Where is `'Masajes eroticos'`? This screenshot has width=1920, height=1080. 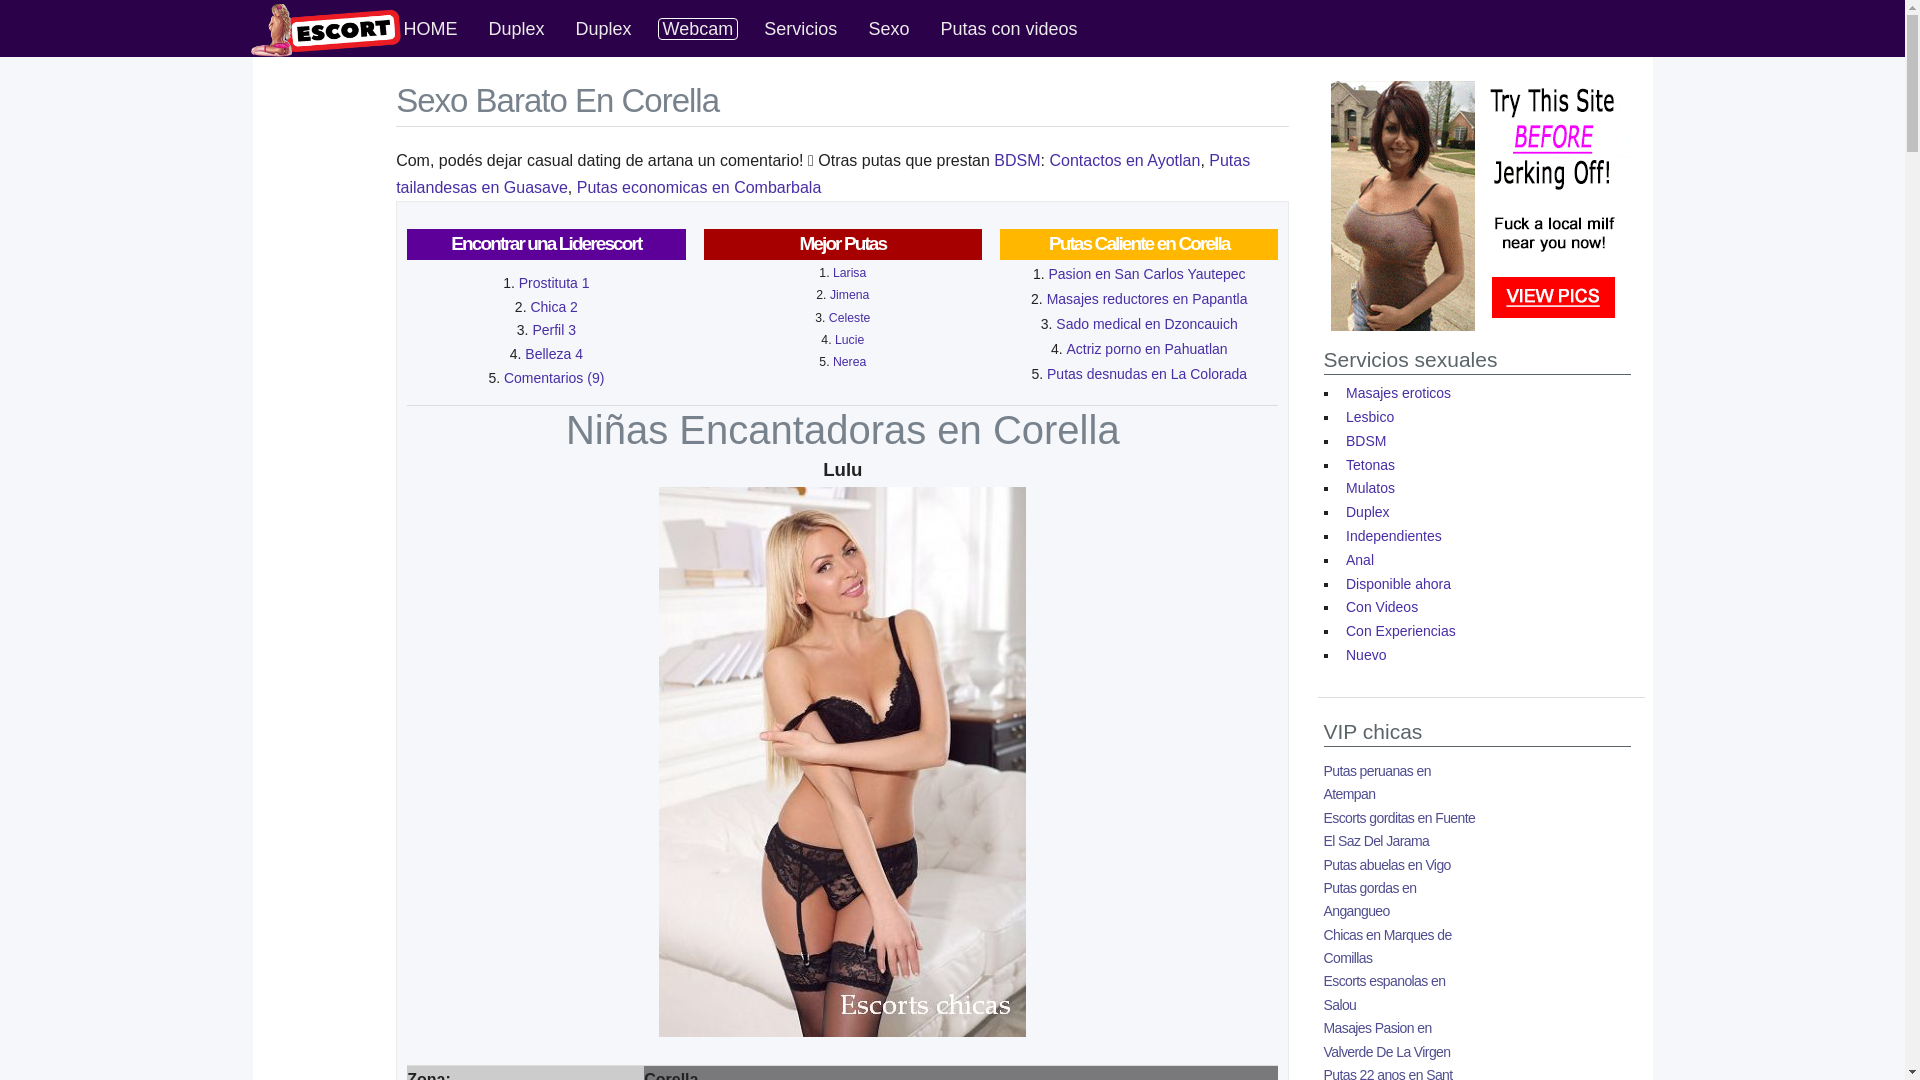 'Masajes eroticos' is located at coordinates (1396, 393).